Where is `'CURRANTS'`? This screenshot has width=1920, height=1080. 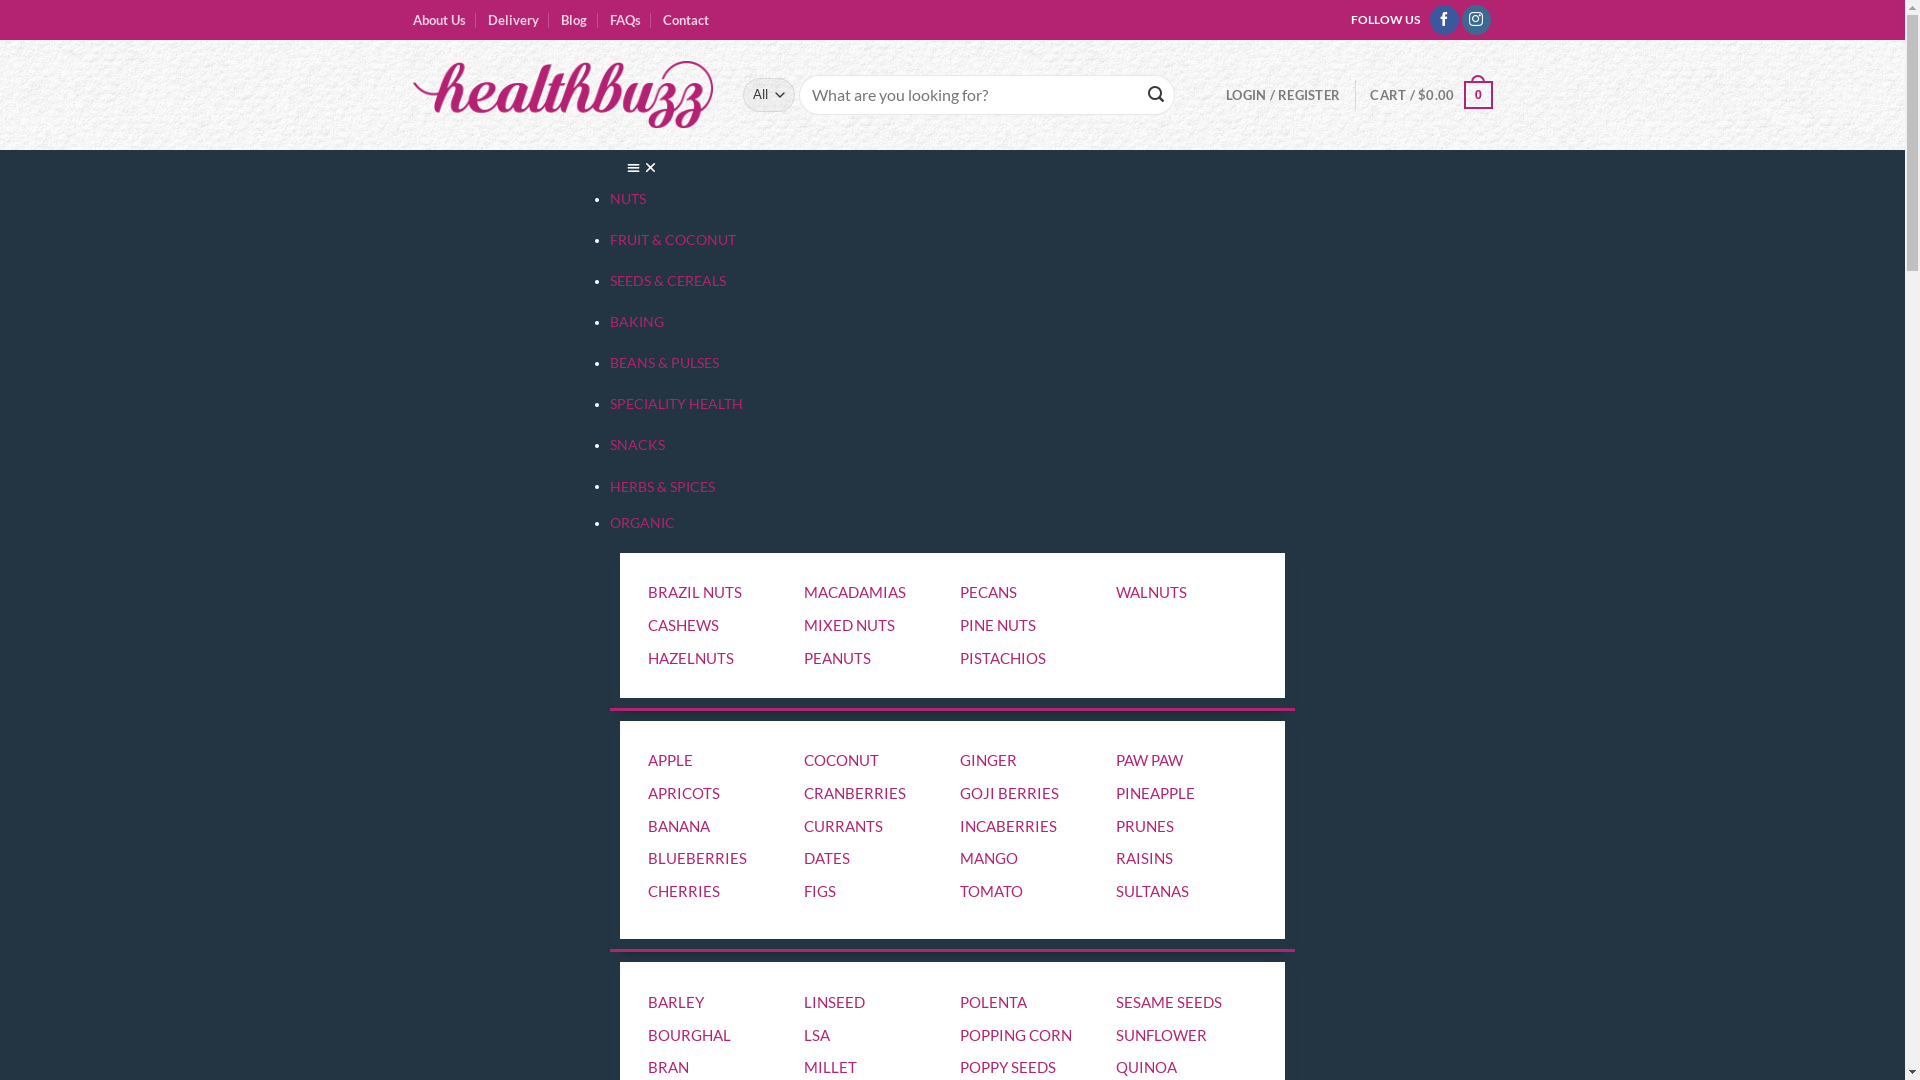 'CURRANTS' is located at coordinates (843, 825).